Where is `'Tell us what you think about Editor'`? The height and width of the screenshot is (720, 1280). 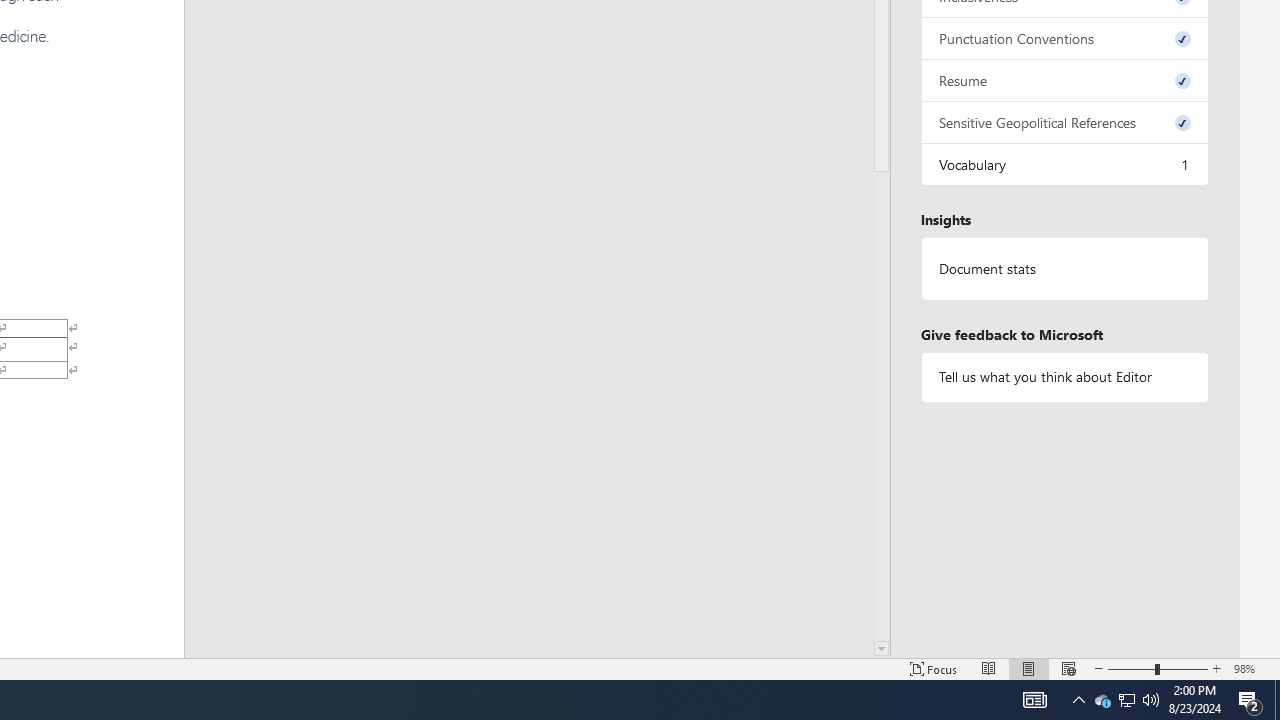 'Tell us what you think about Editor' is located at coordinates (1063, 377).